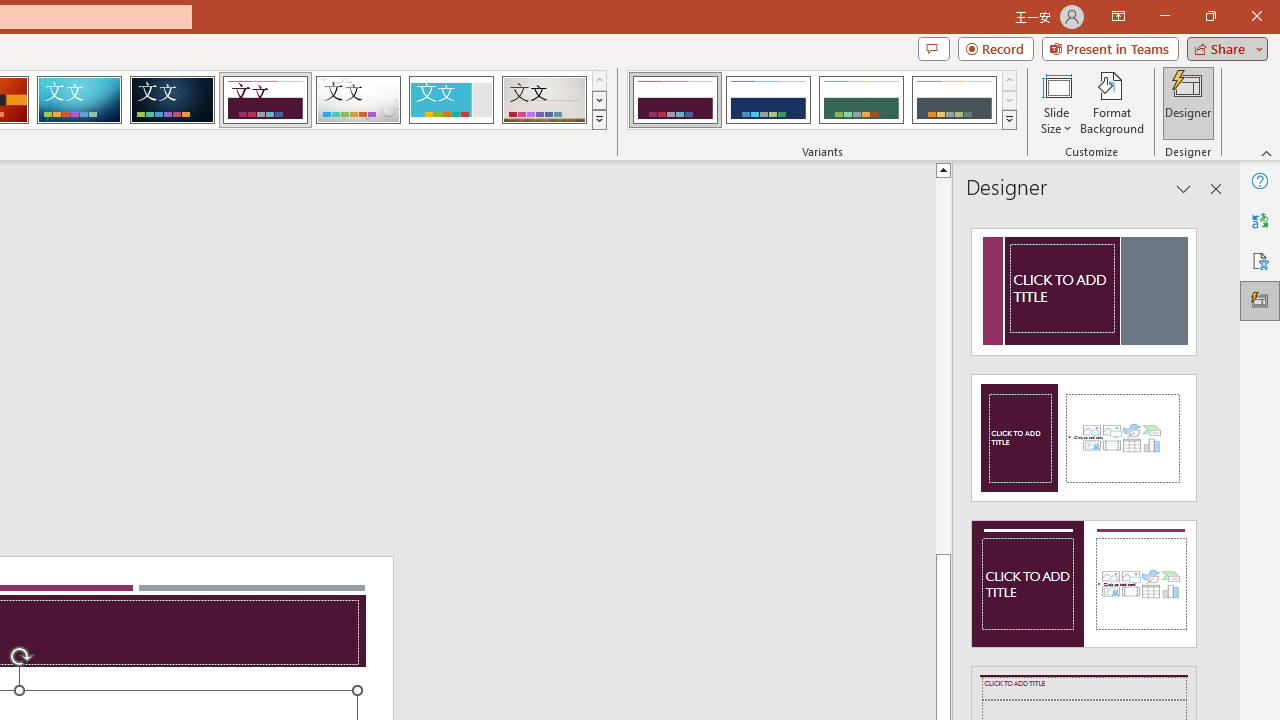  I want to click on 'Variants', so click(1009, 120).